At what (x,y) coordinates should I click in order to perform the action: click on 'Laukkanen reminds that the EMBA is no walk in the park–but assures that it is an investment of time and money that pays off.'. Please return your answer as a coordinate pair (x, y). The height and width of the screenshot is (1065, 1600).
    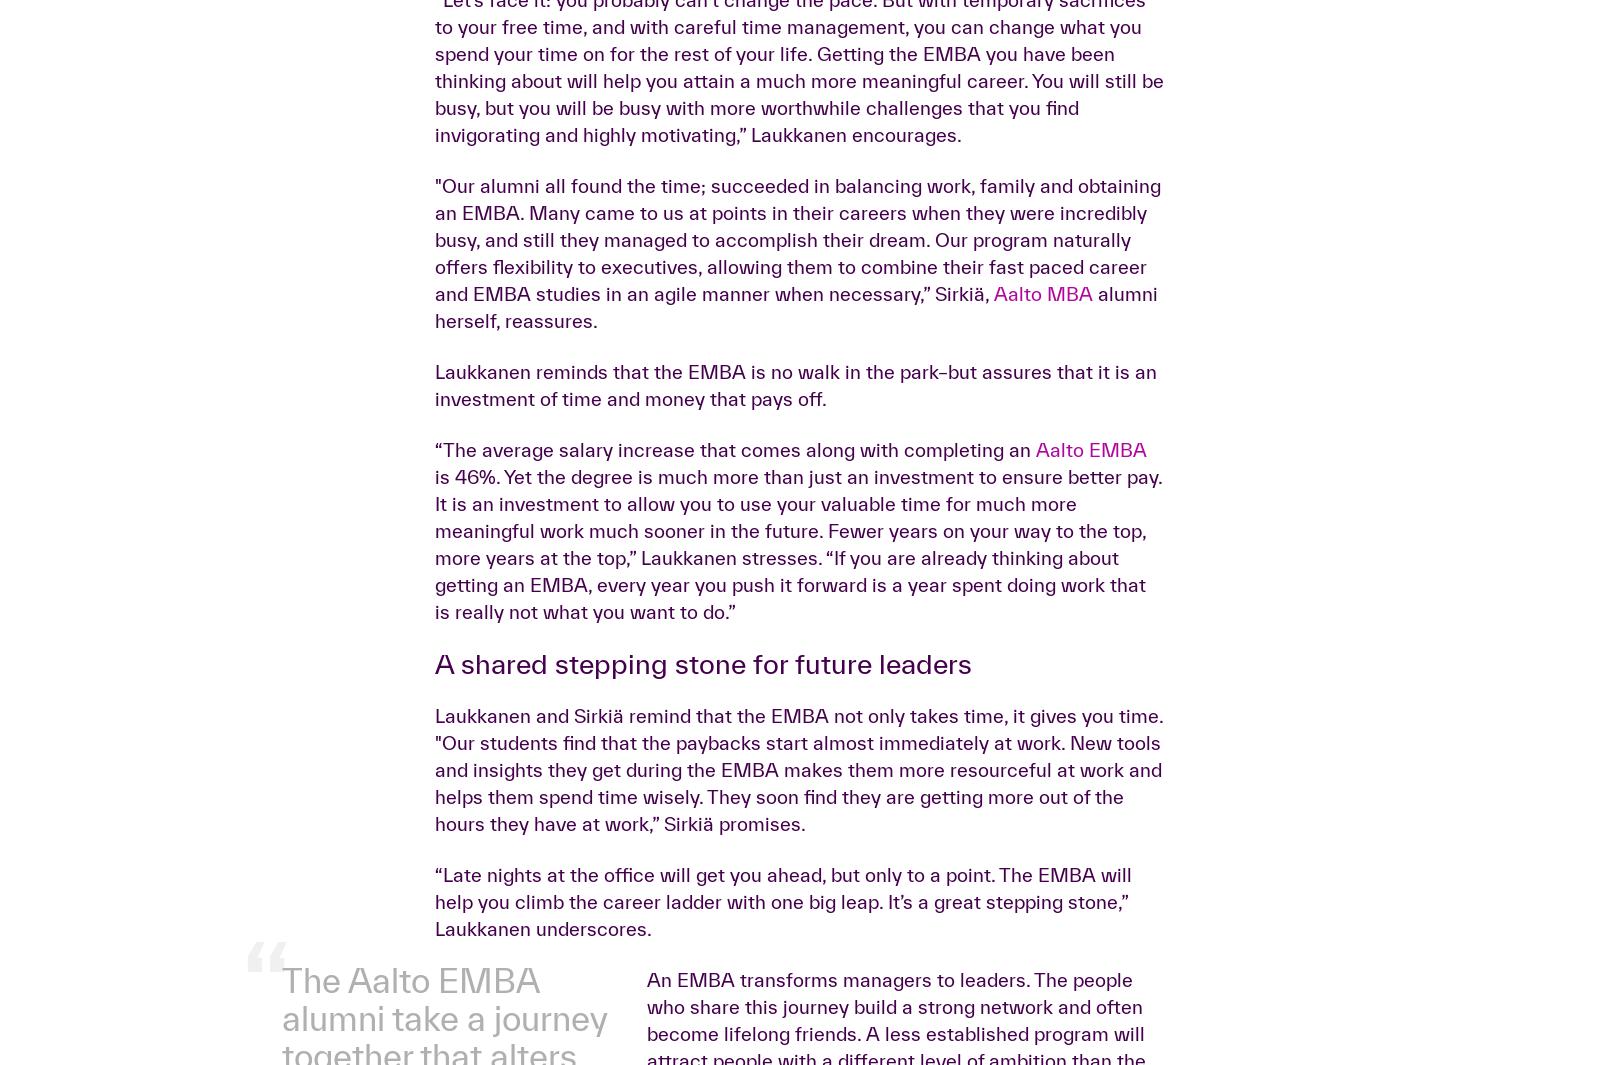
    Looking at the image, I should click on (796, 700).